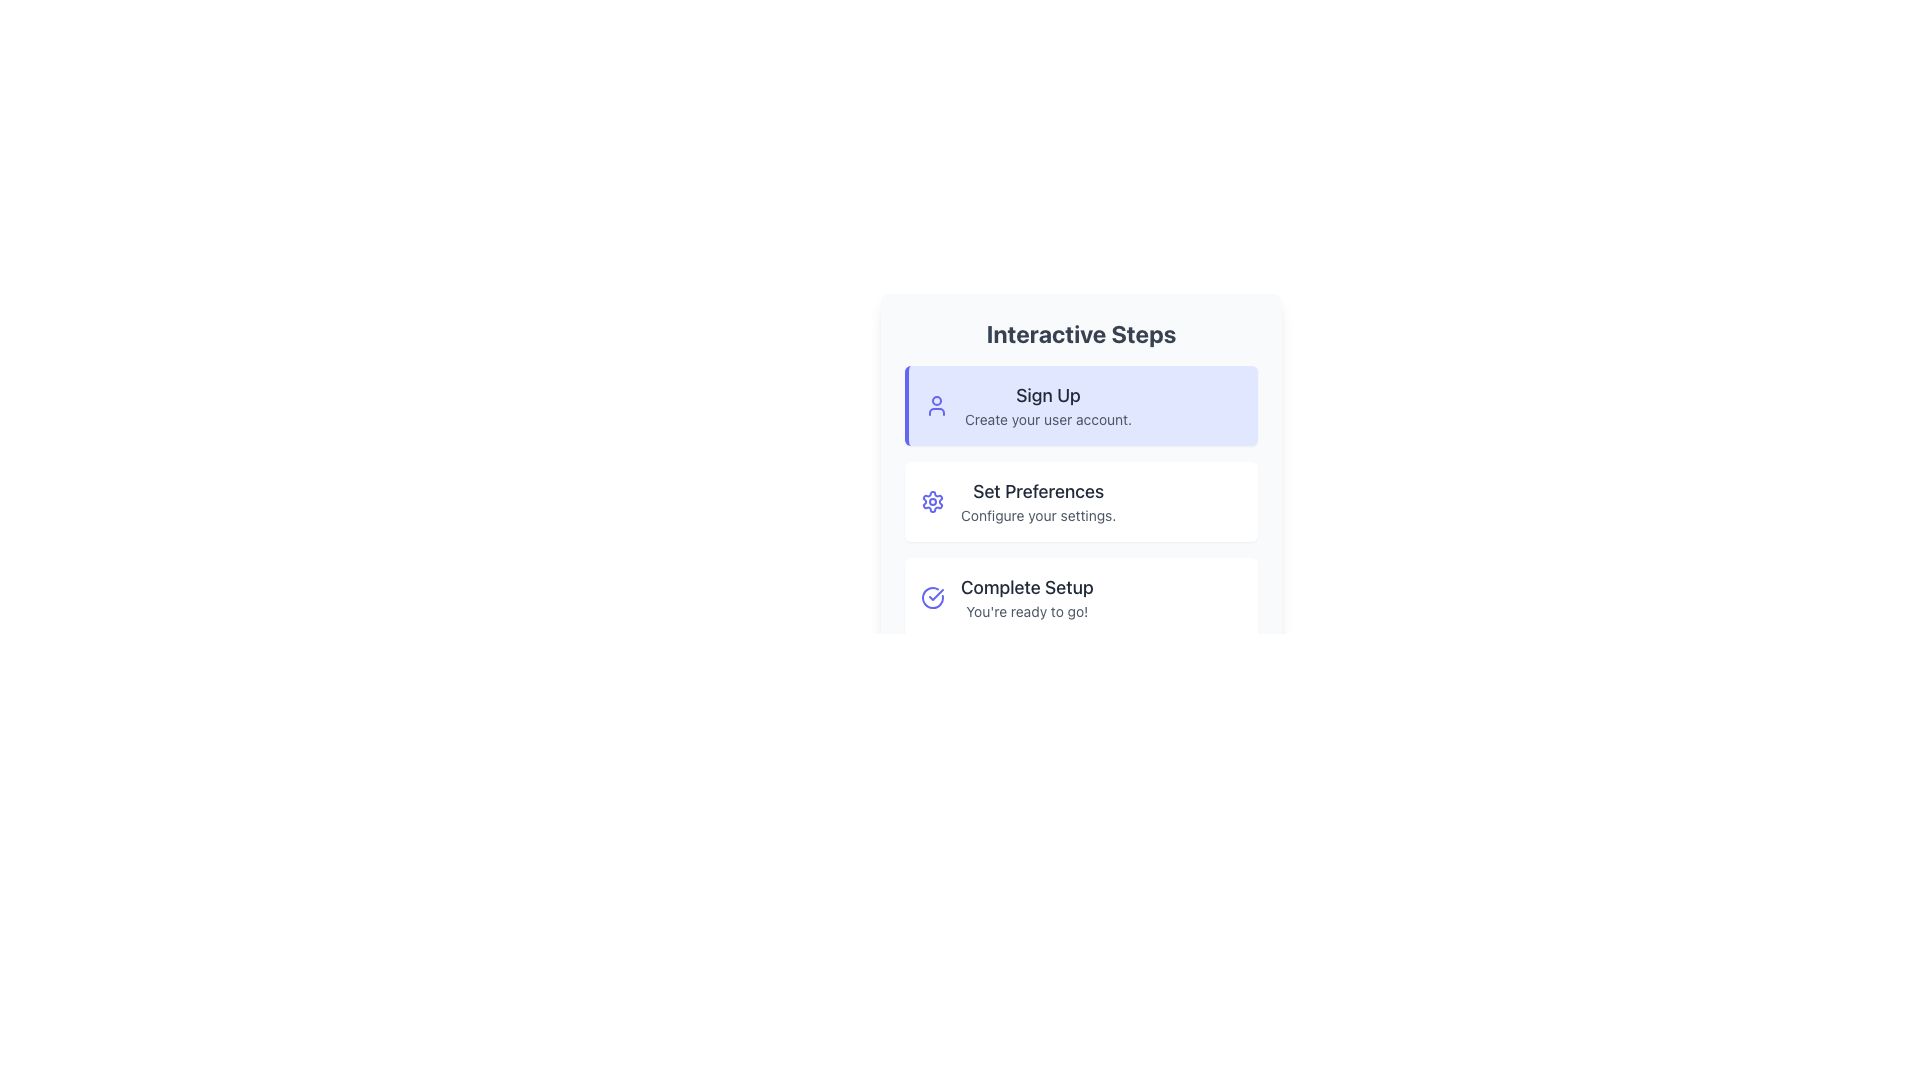 This screenshot has height=1080, width=1920. What do you see at coordinates (931, 500) in the screenshot?
I see `the gear icon in the third step of the 'Interactive Steps' widget, which is adjacent to the 'Set Preferences' text` at bounding box center [931, 500].